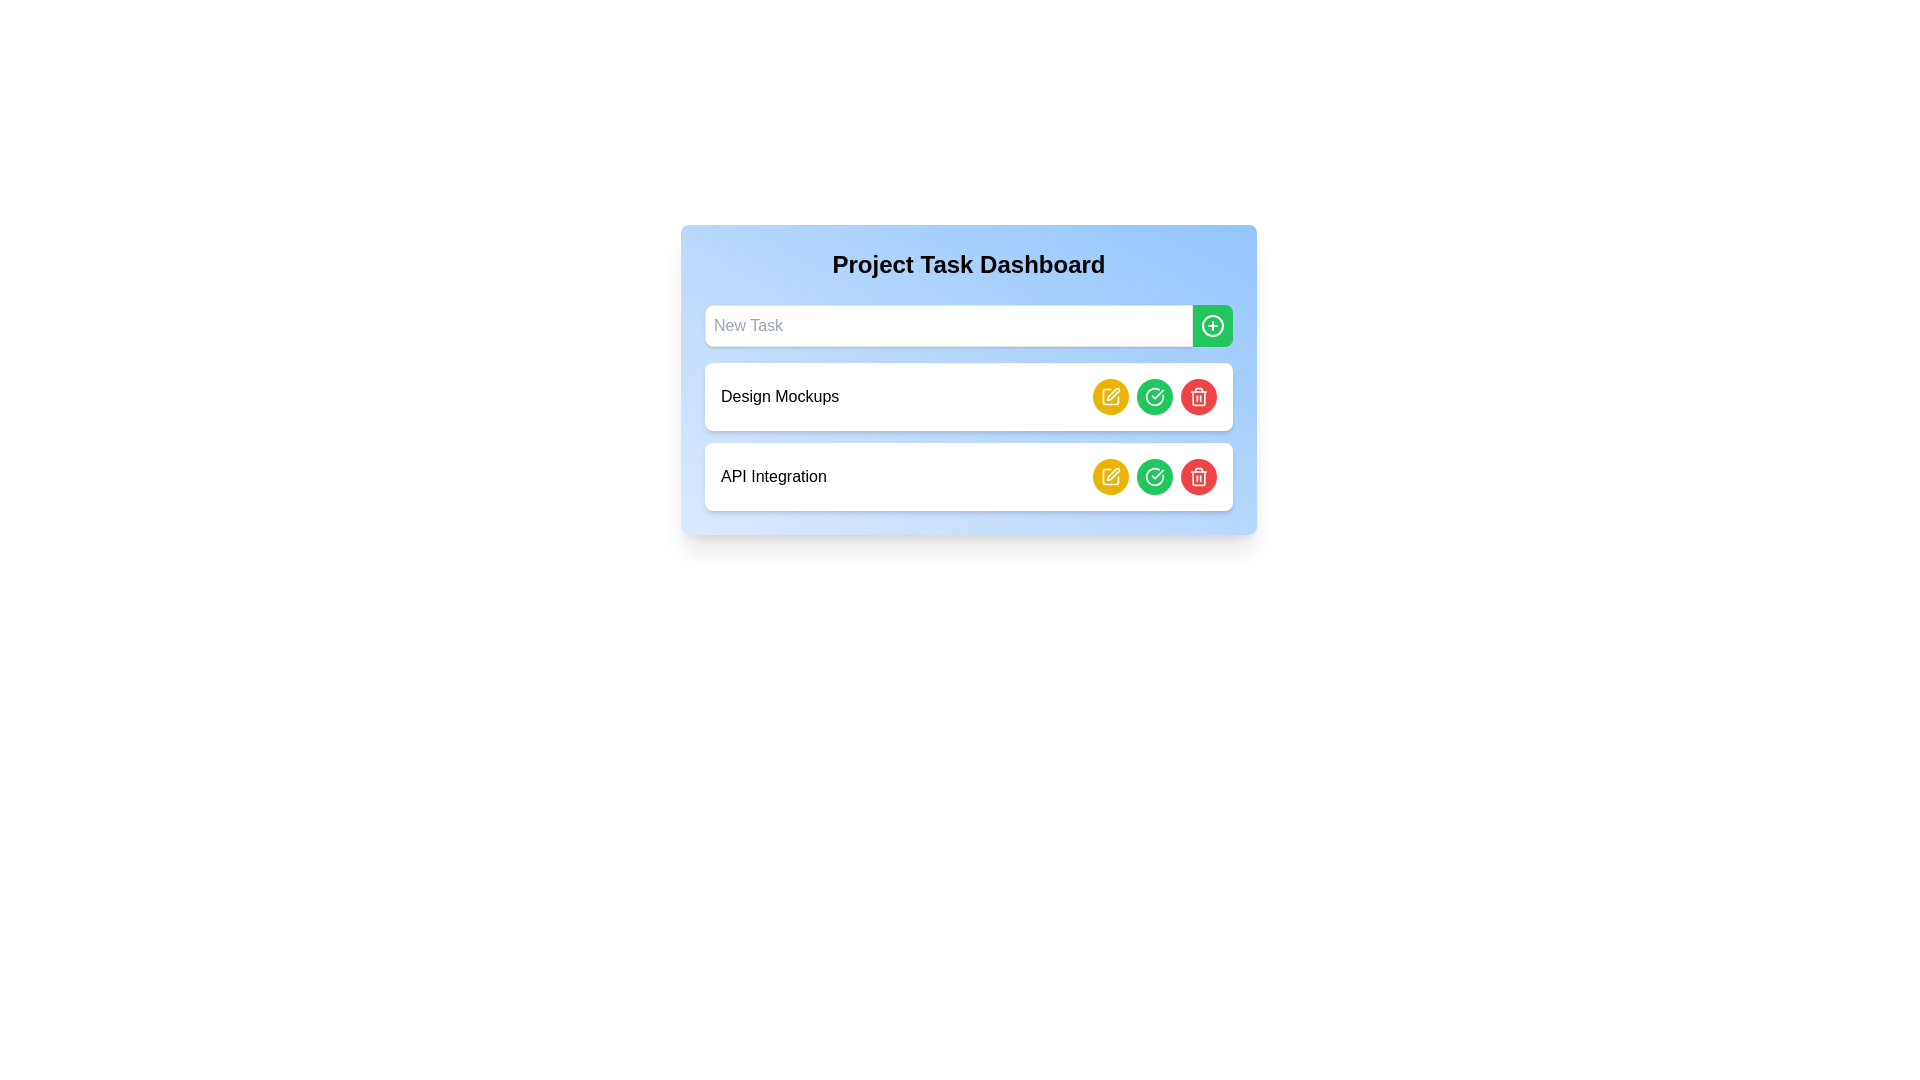  What do you see at coordinates (1155, 477) in the screenshot?
I see `the circular green button with a white checkmark in the center, located in the second task row labeled 'API Integration'` at bounding box center [1155, 477].